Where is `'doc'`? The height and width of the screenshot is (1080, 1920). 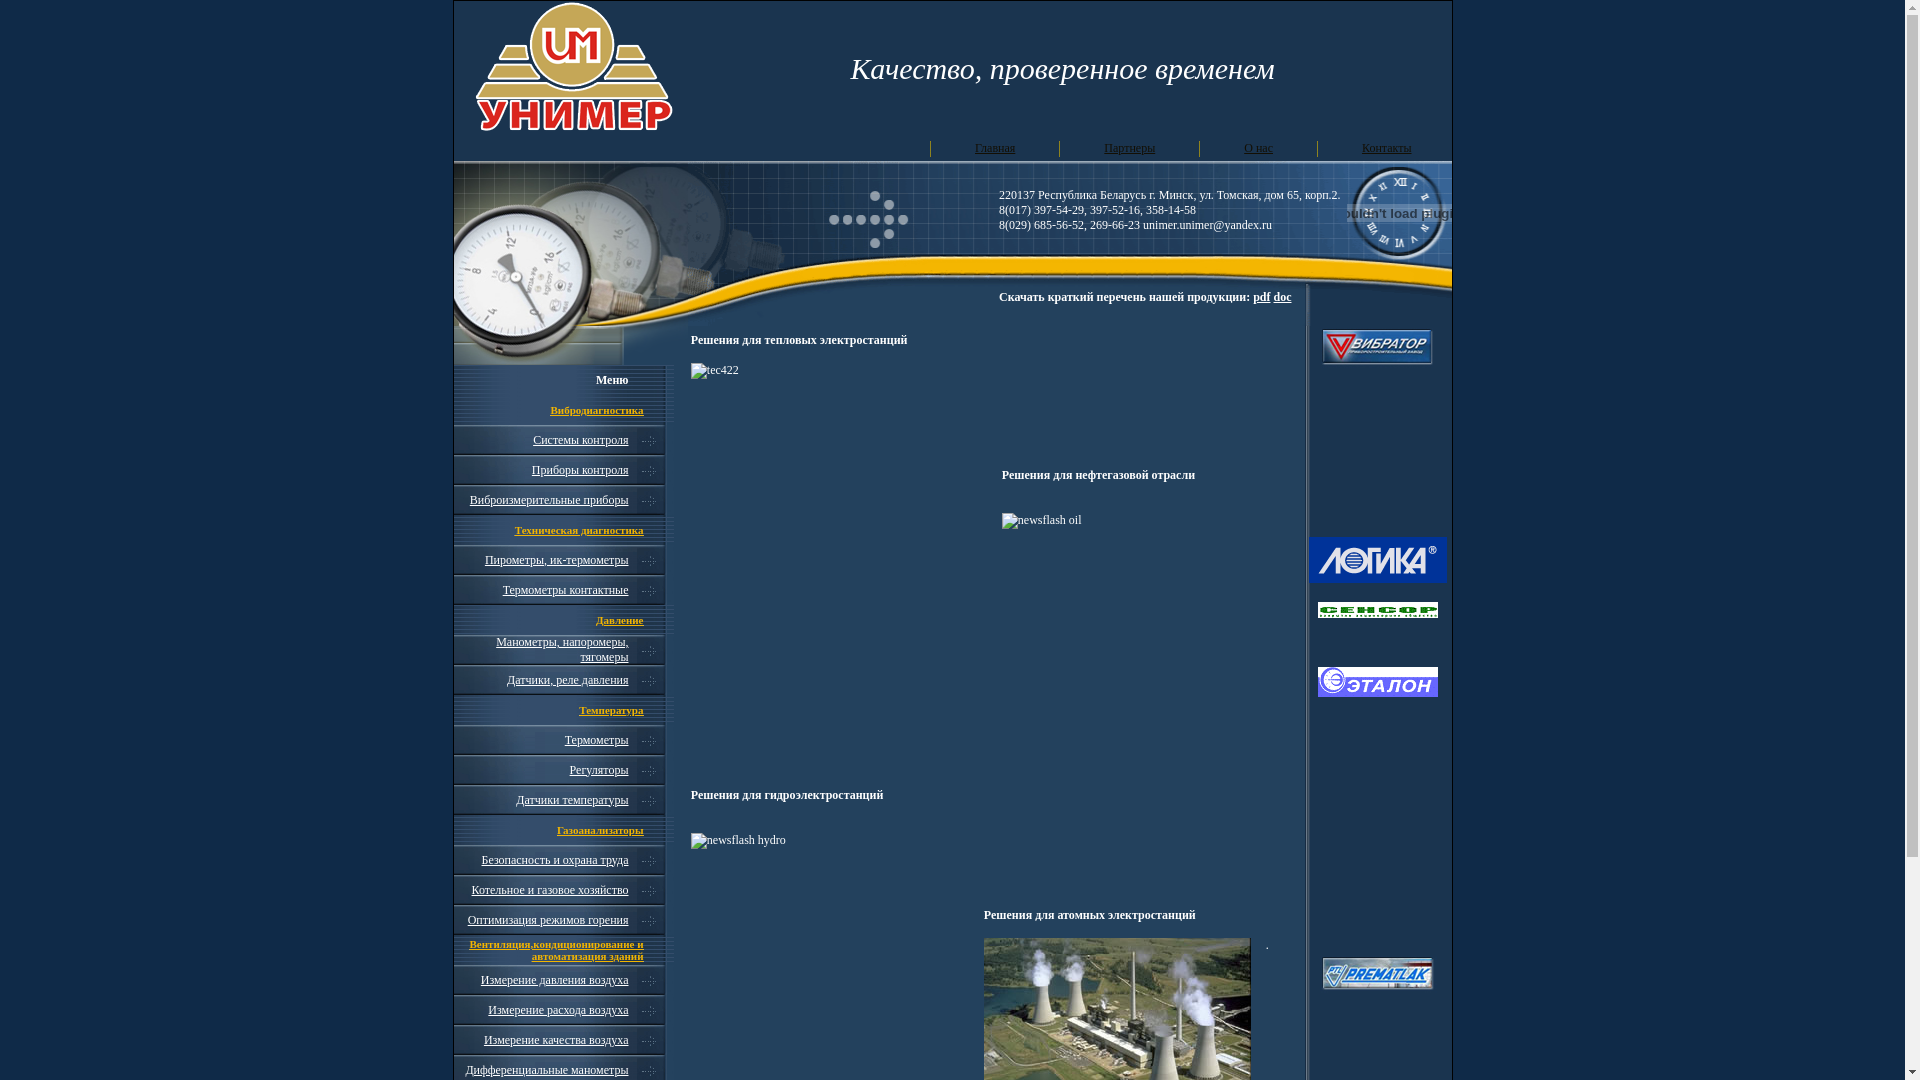
'doc' is located at coordinates (1282, 297).